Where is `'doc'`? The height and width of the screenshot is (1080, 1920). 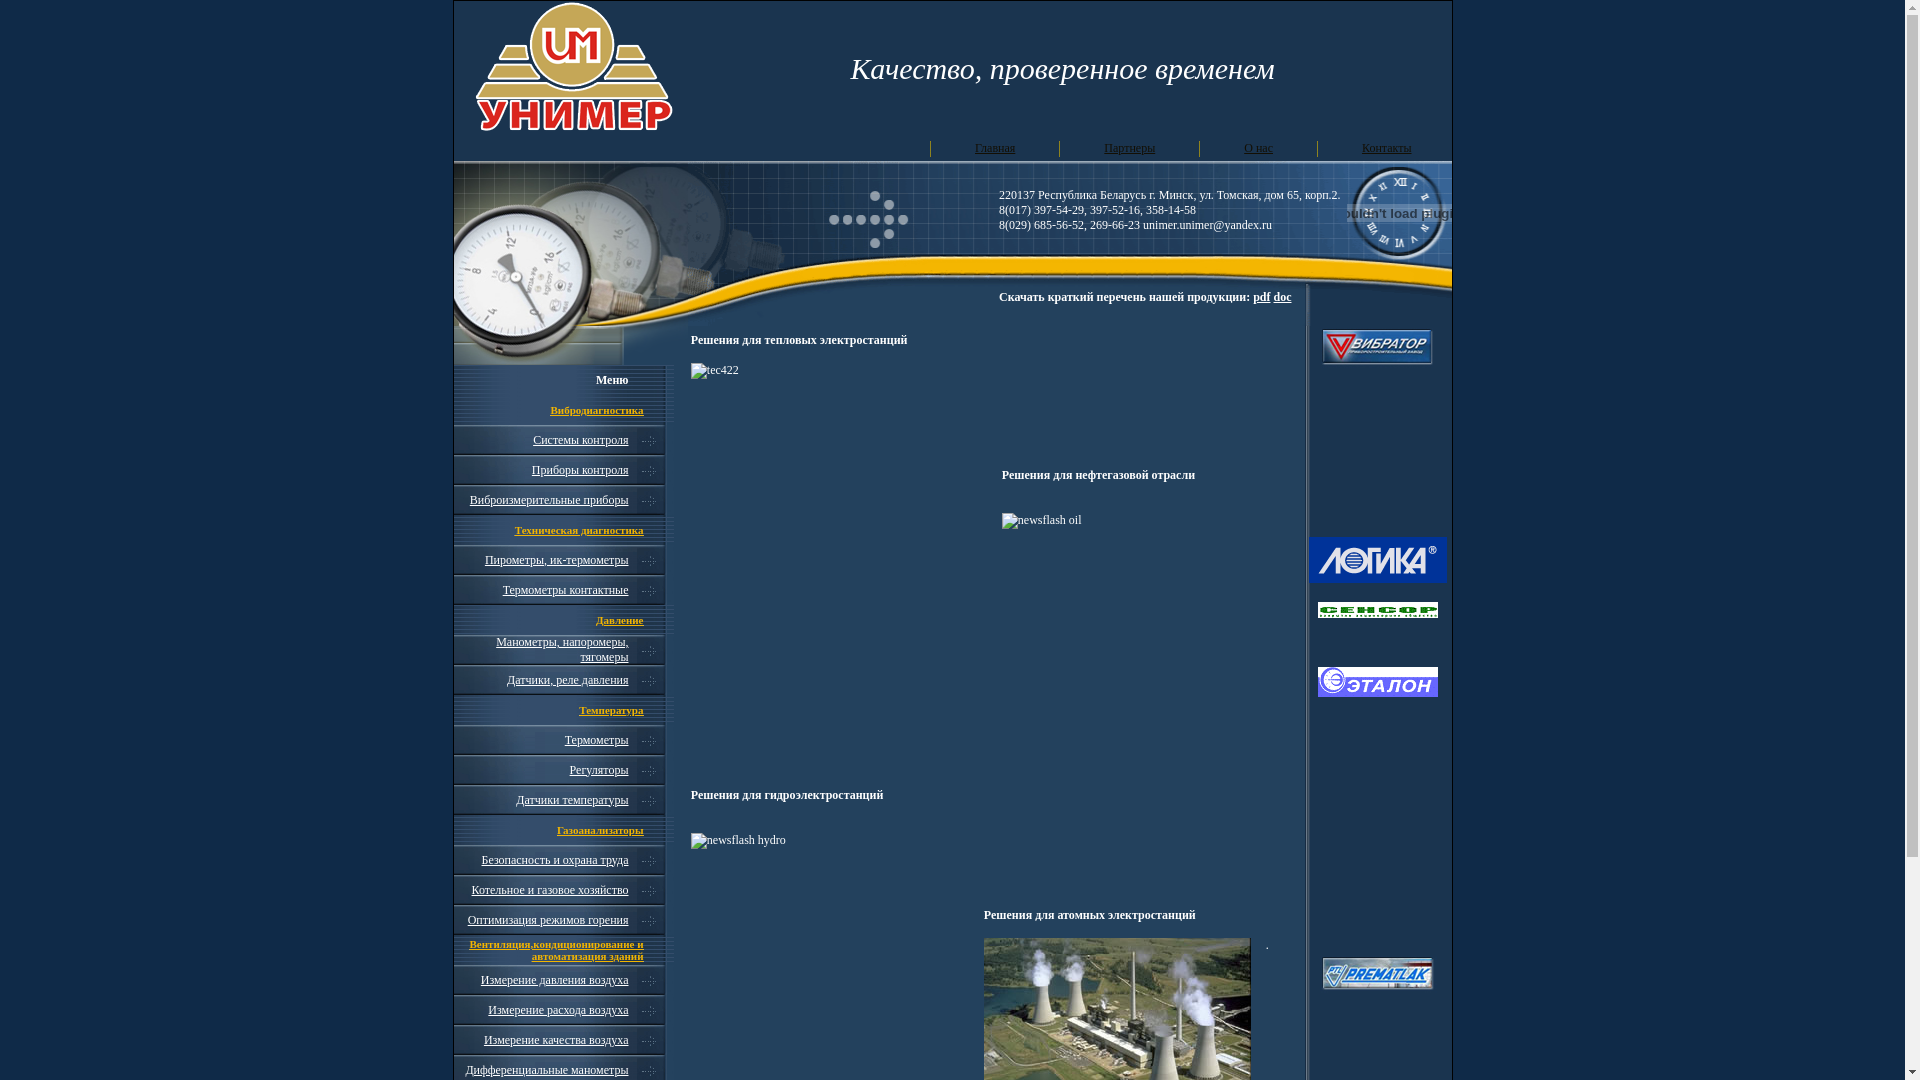
'doc' is located at coordinates (1282, 297).